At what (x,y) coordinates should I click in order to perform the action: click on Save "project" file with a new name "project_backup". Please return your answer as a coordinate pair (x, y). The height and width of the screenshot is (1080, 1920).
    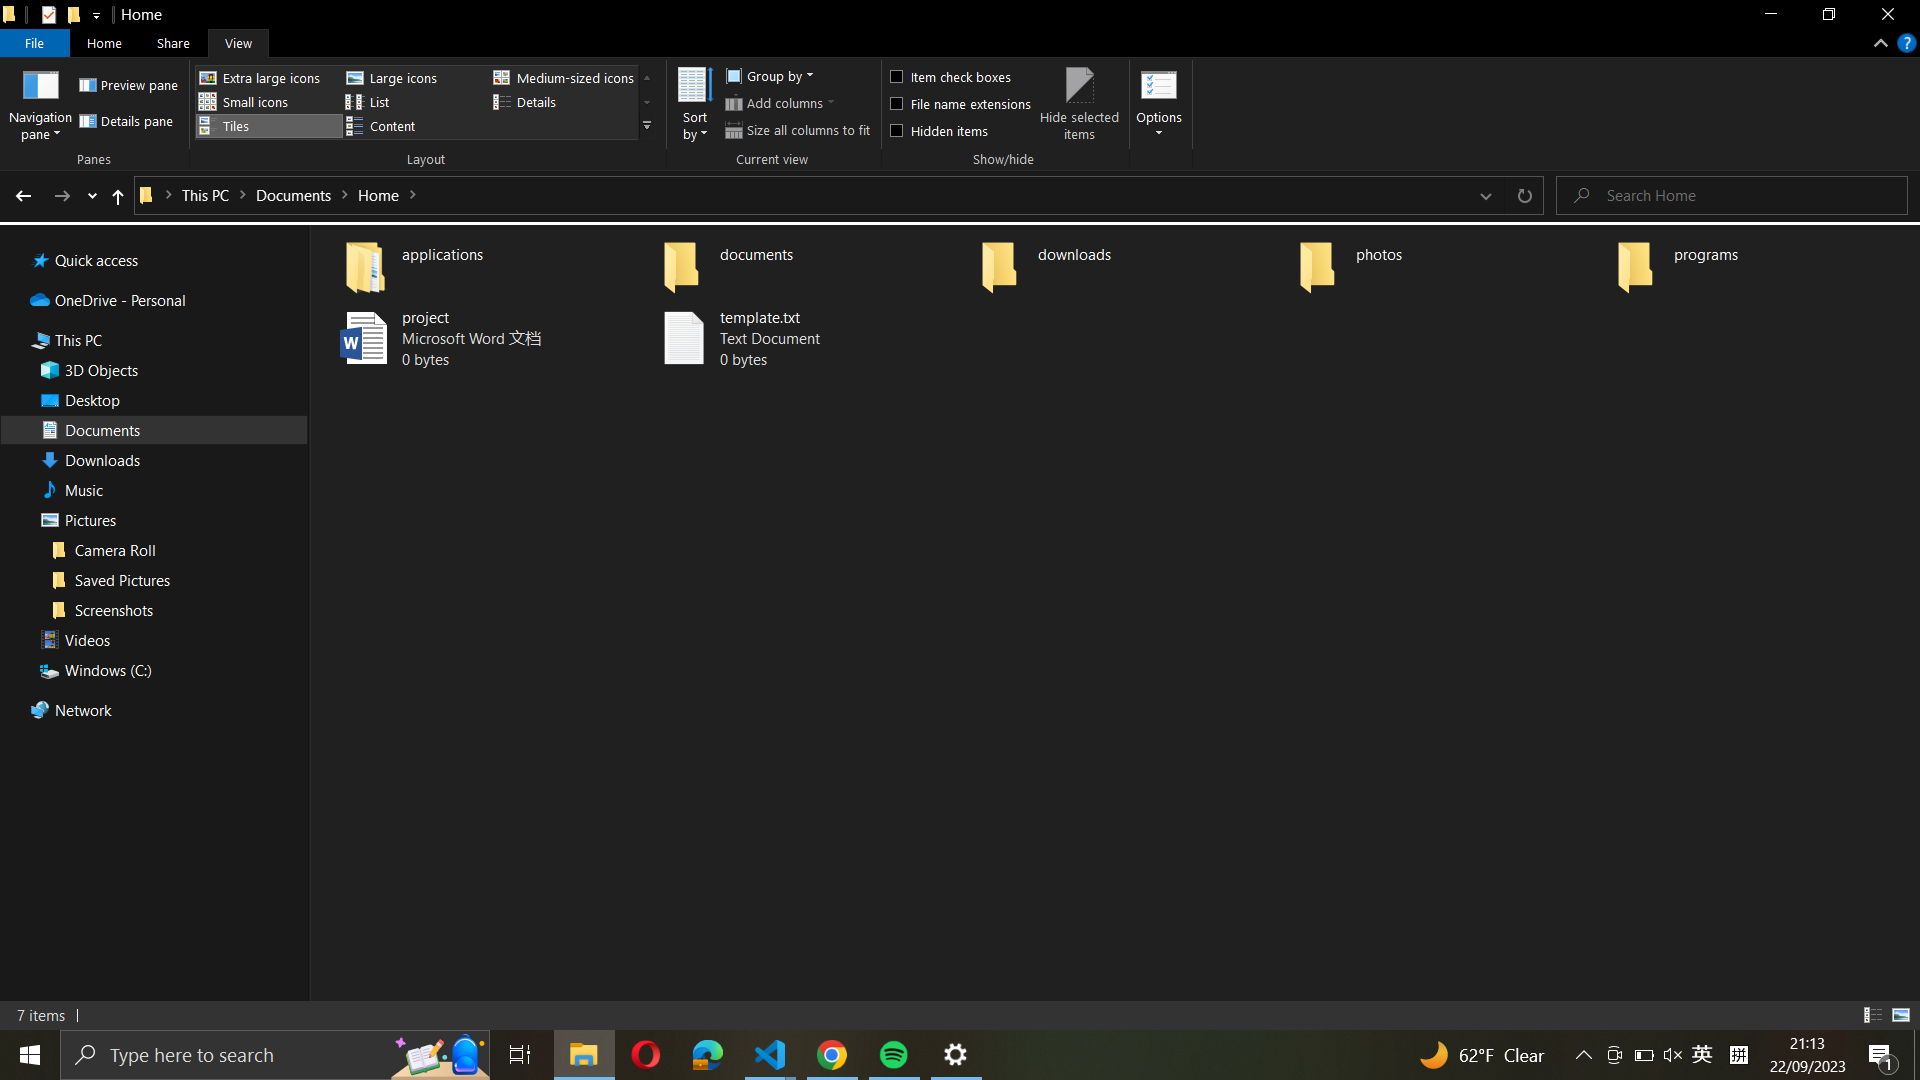
    Looking at the image, I should click on (476, 338).